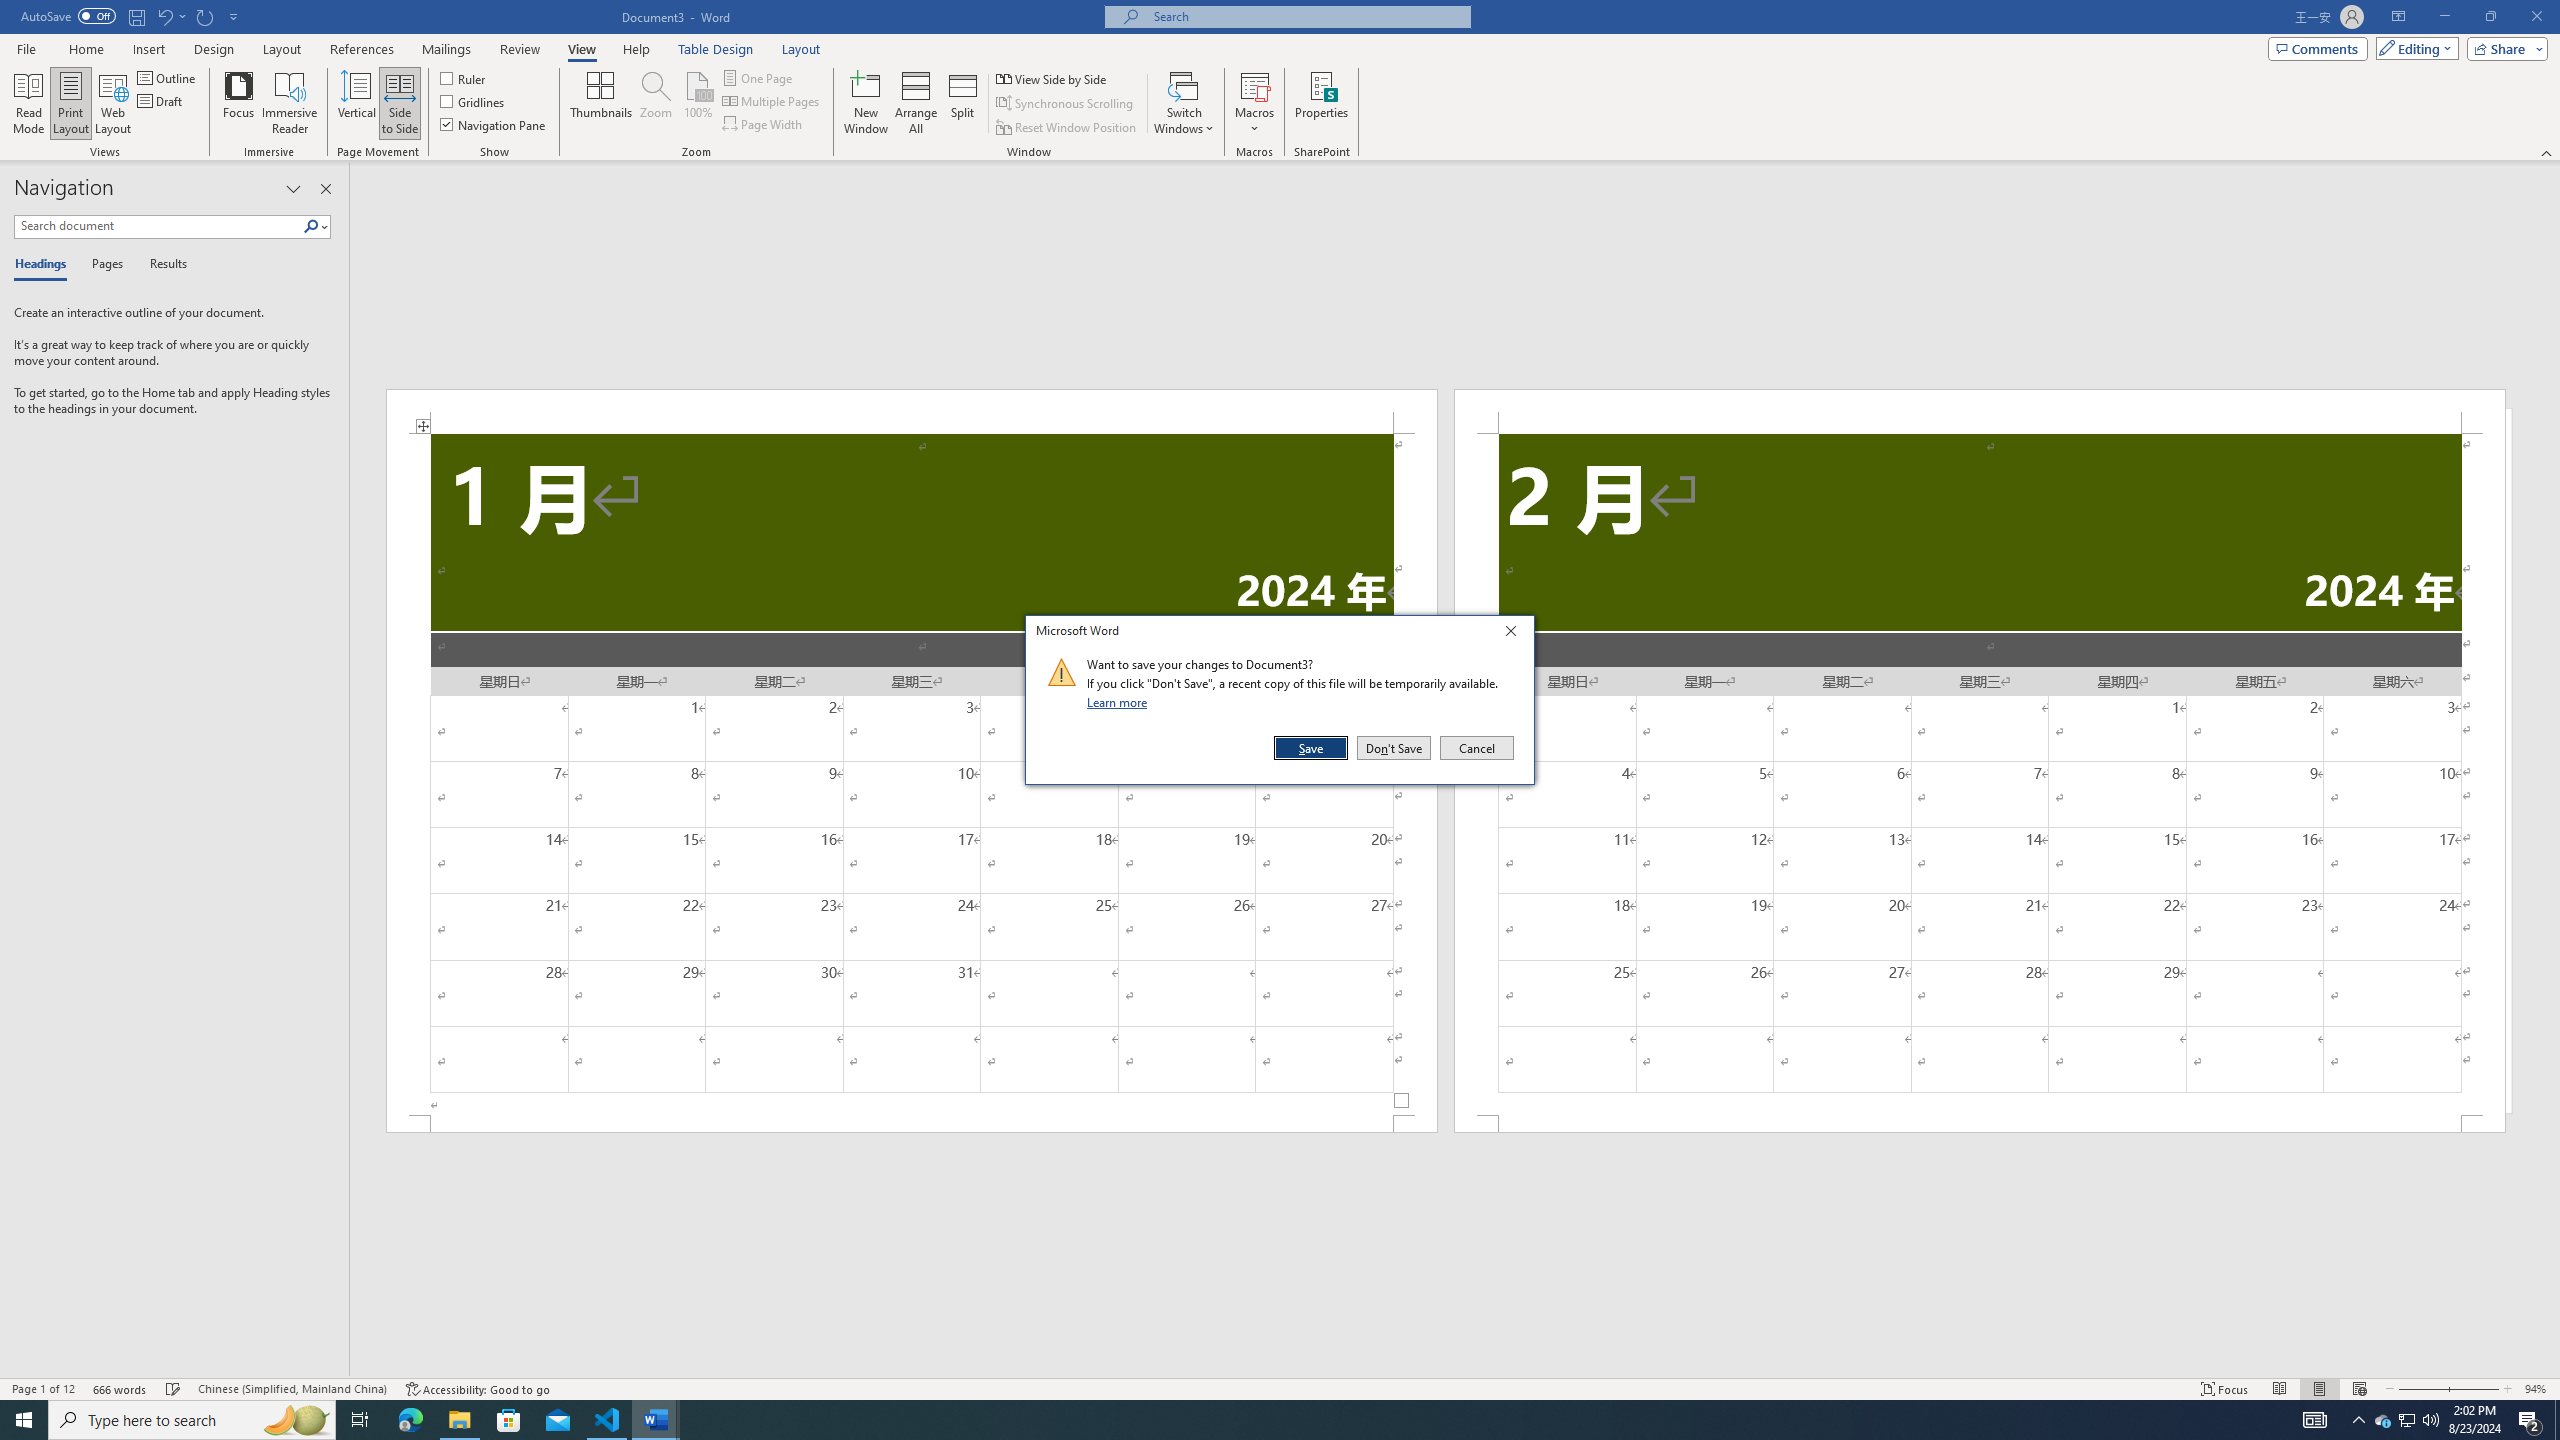  I want to click on 'Side to Side', so click(399, 103).